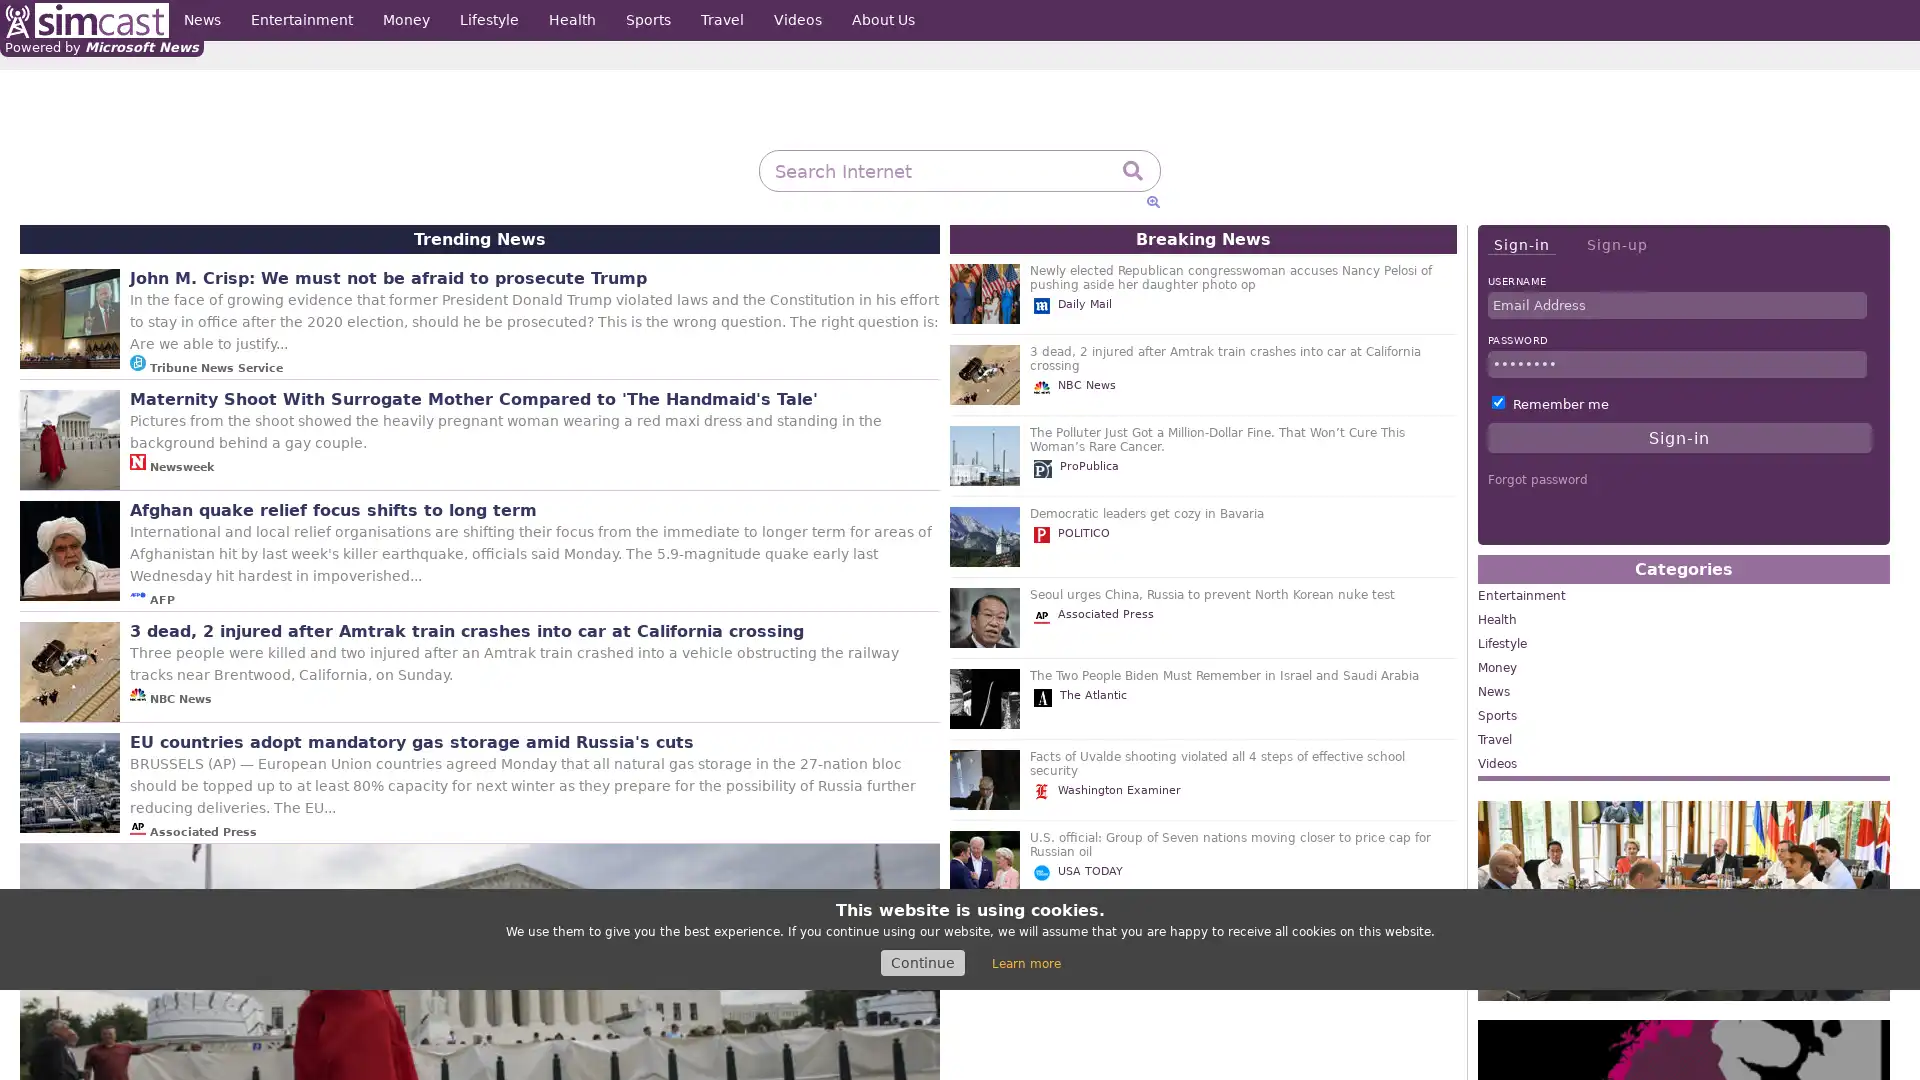  Describe the element at coordinates (921, 962) in the screenshot. I see `Continue` at that location.